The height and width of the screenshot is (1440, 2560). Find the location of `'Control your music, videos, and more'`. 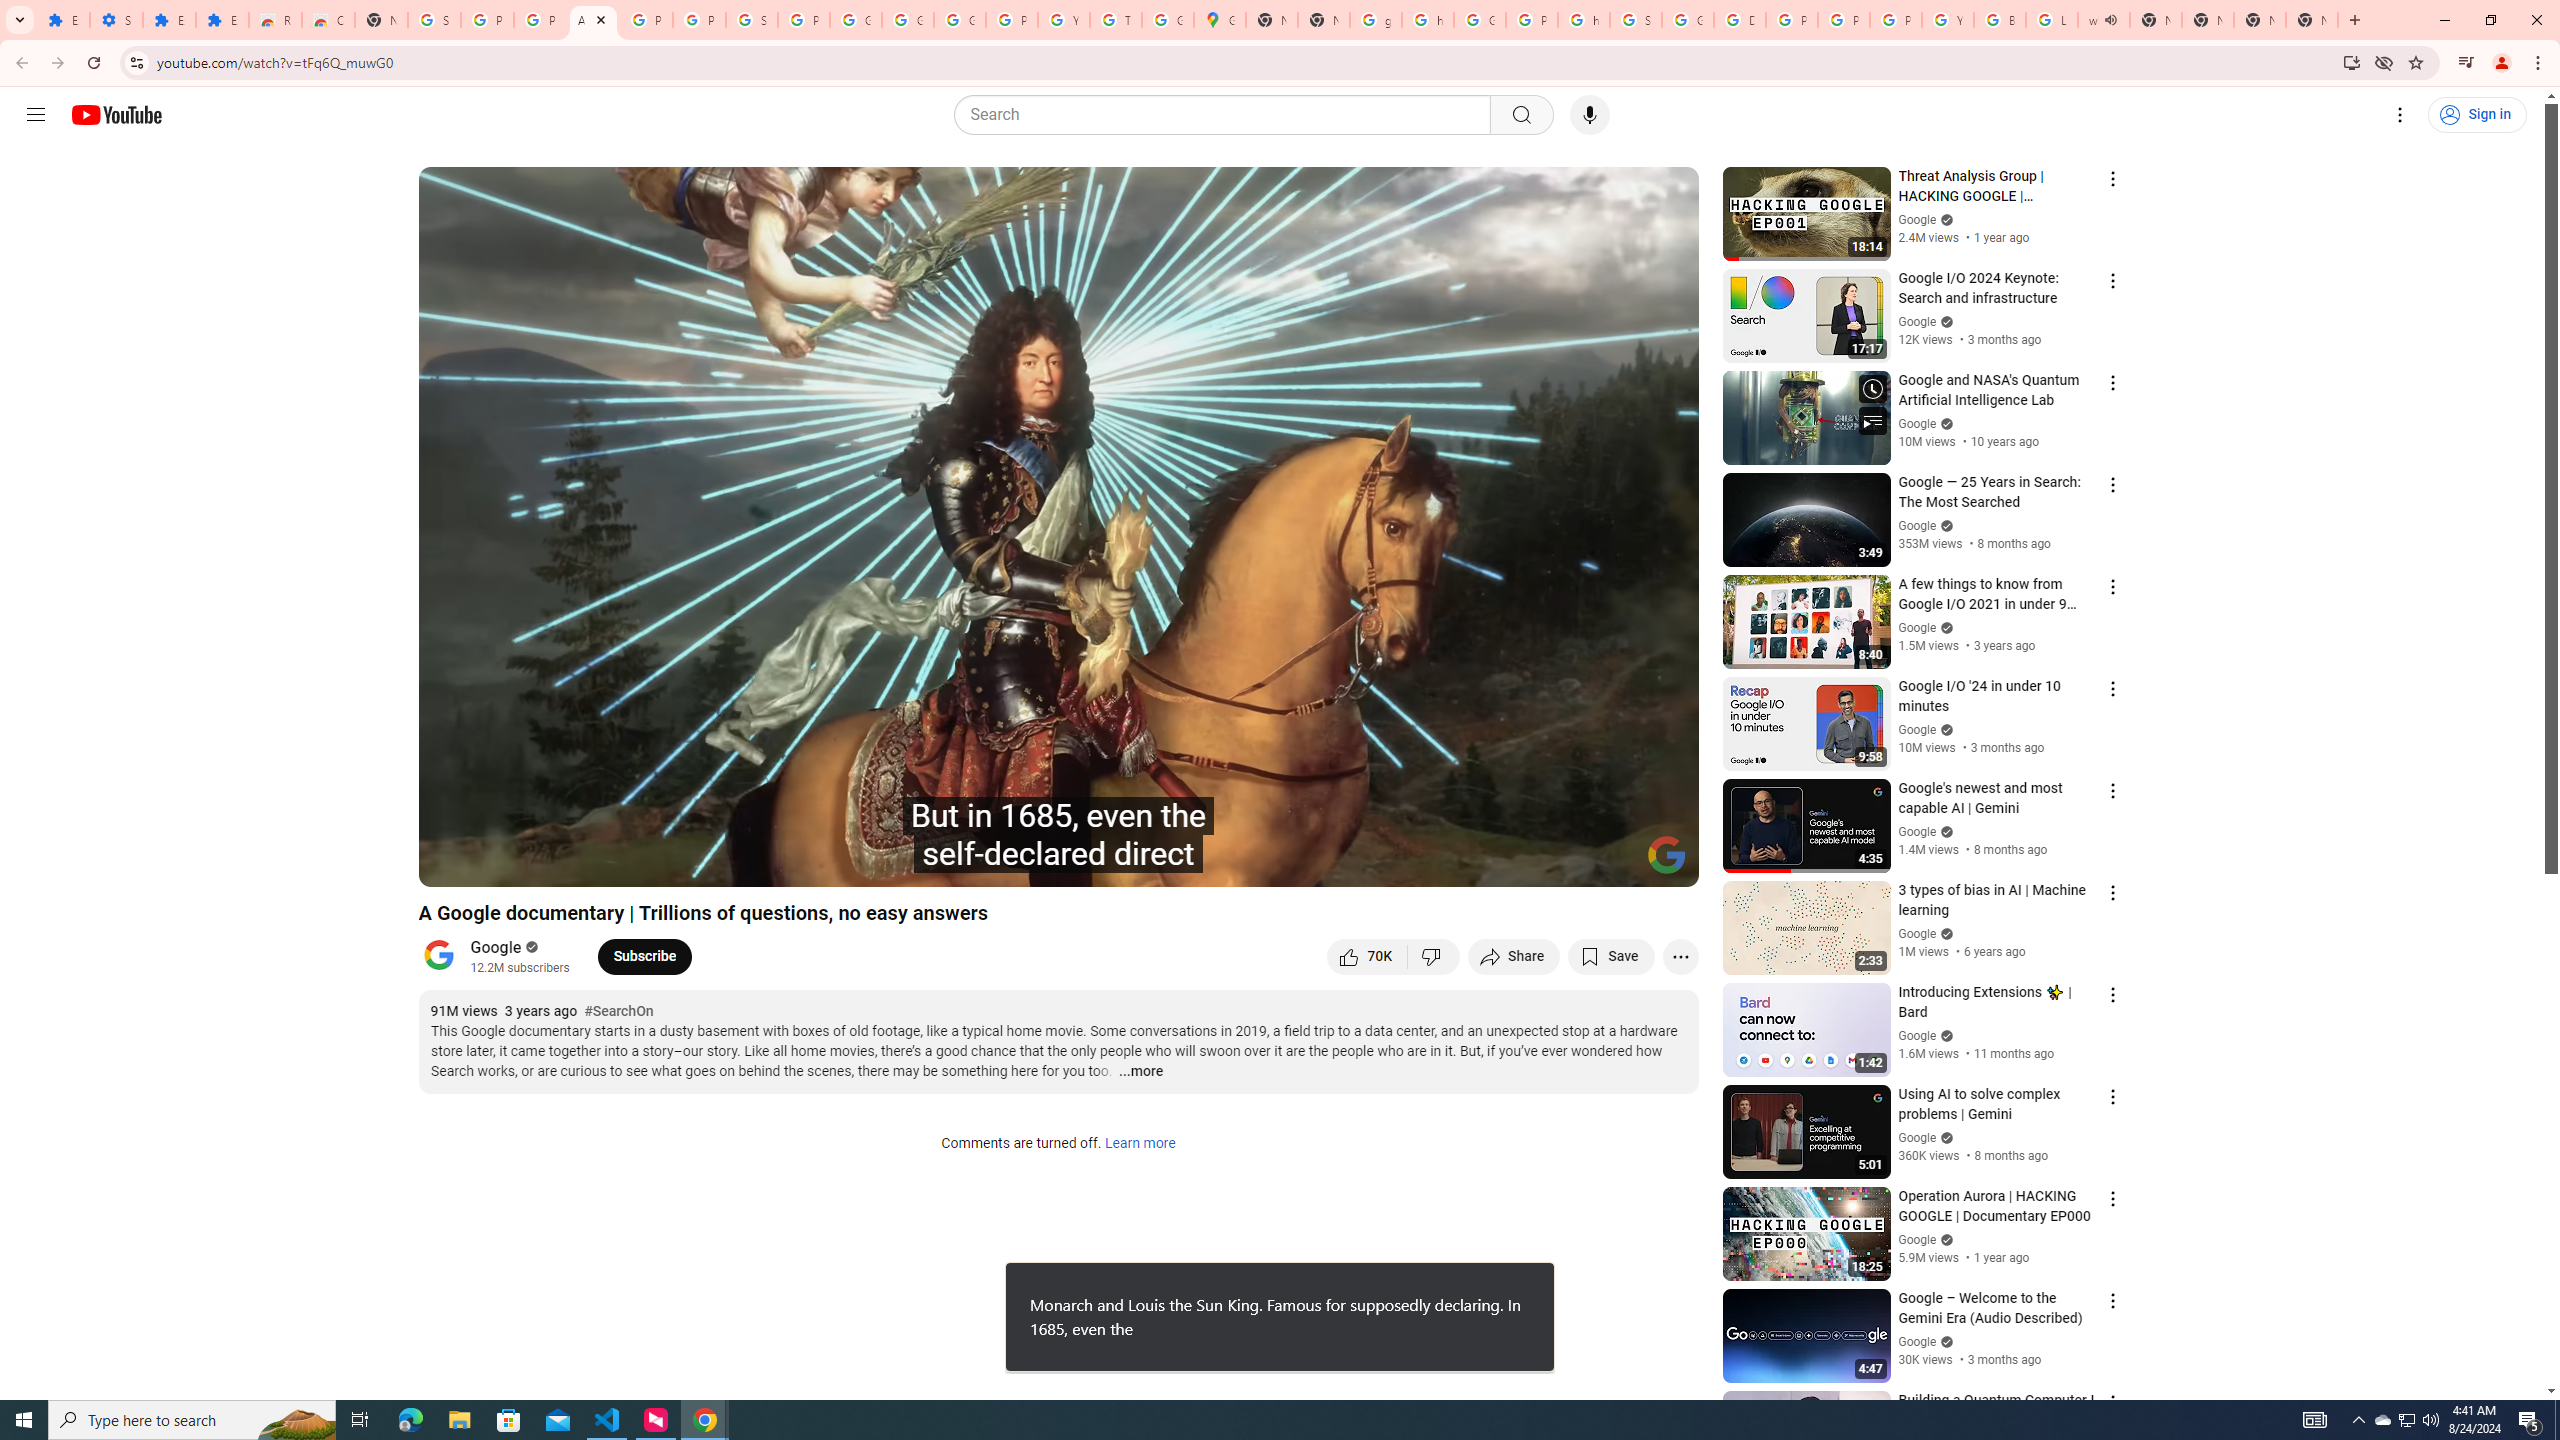

'Control your music, videos, and more' is located at coordinates (2466, 62).